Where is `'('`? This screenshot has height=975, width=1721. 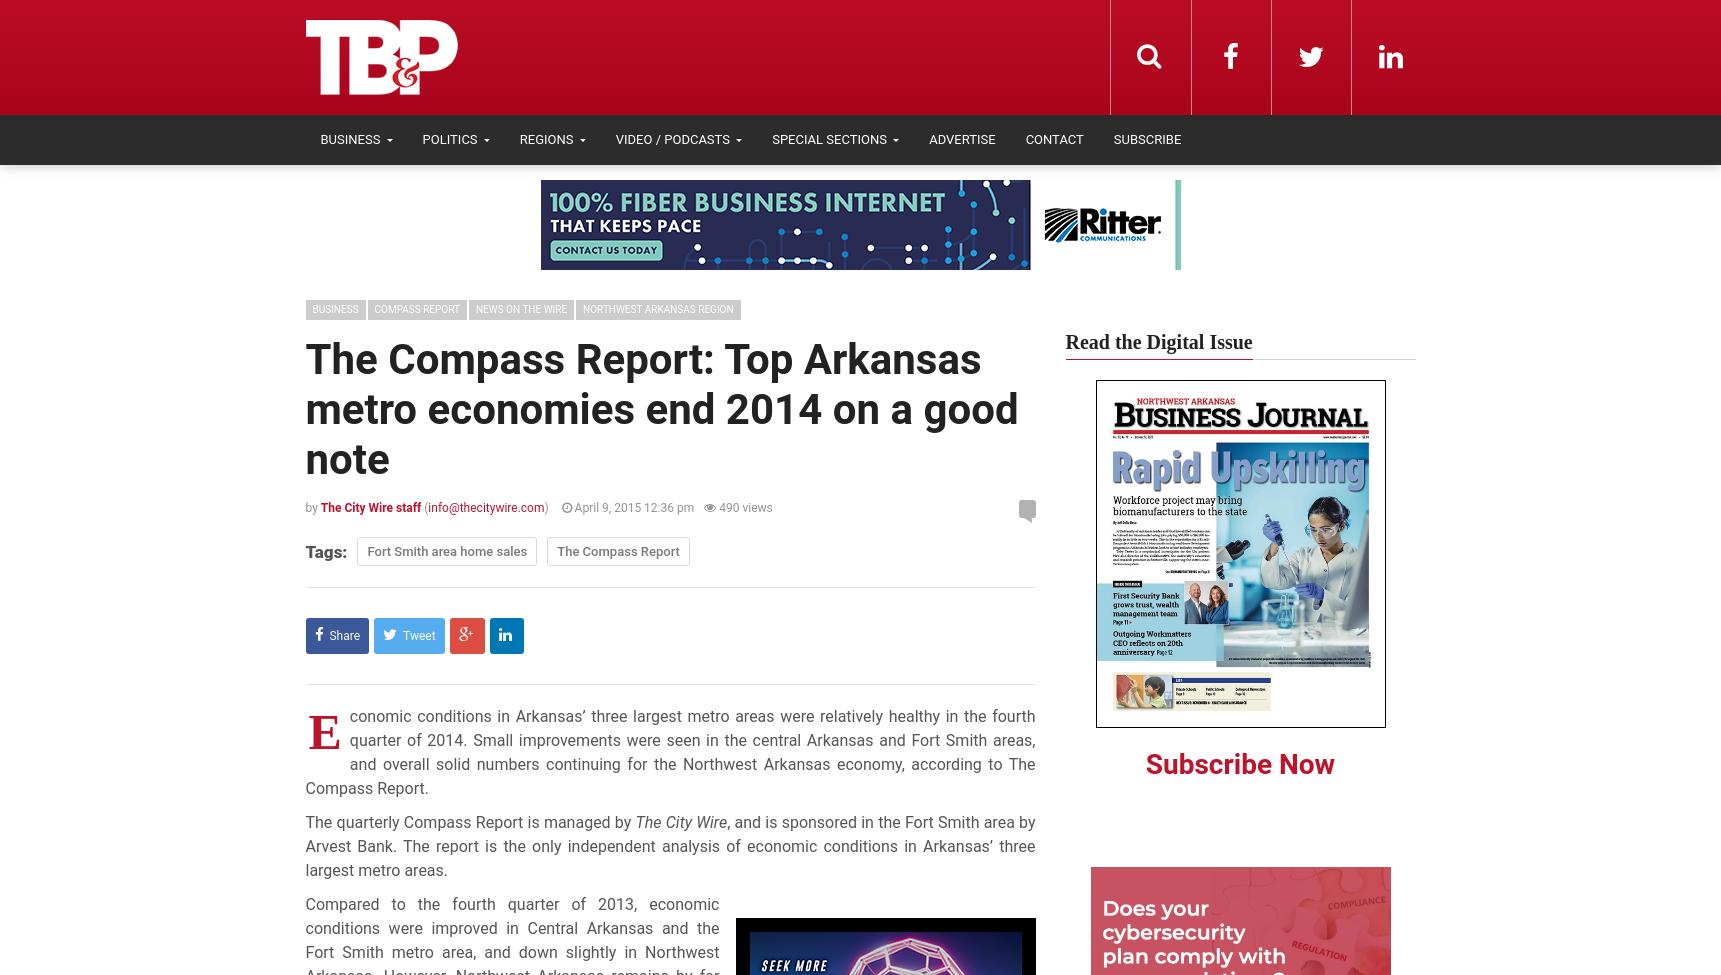
'(' is located at coordinates (423, 506).